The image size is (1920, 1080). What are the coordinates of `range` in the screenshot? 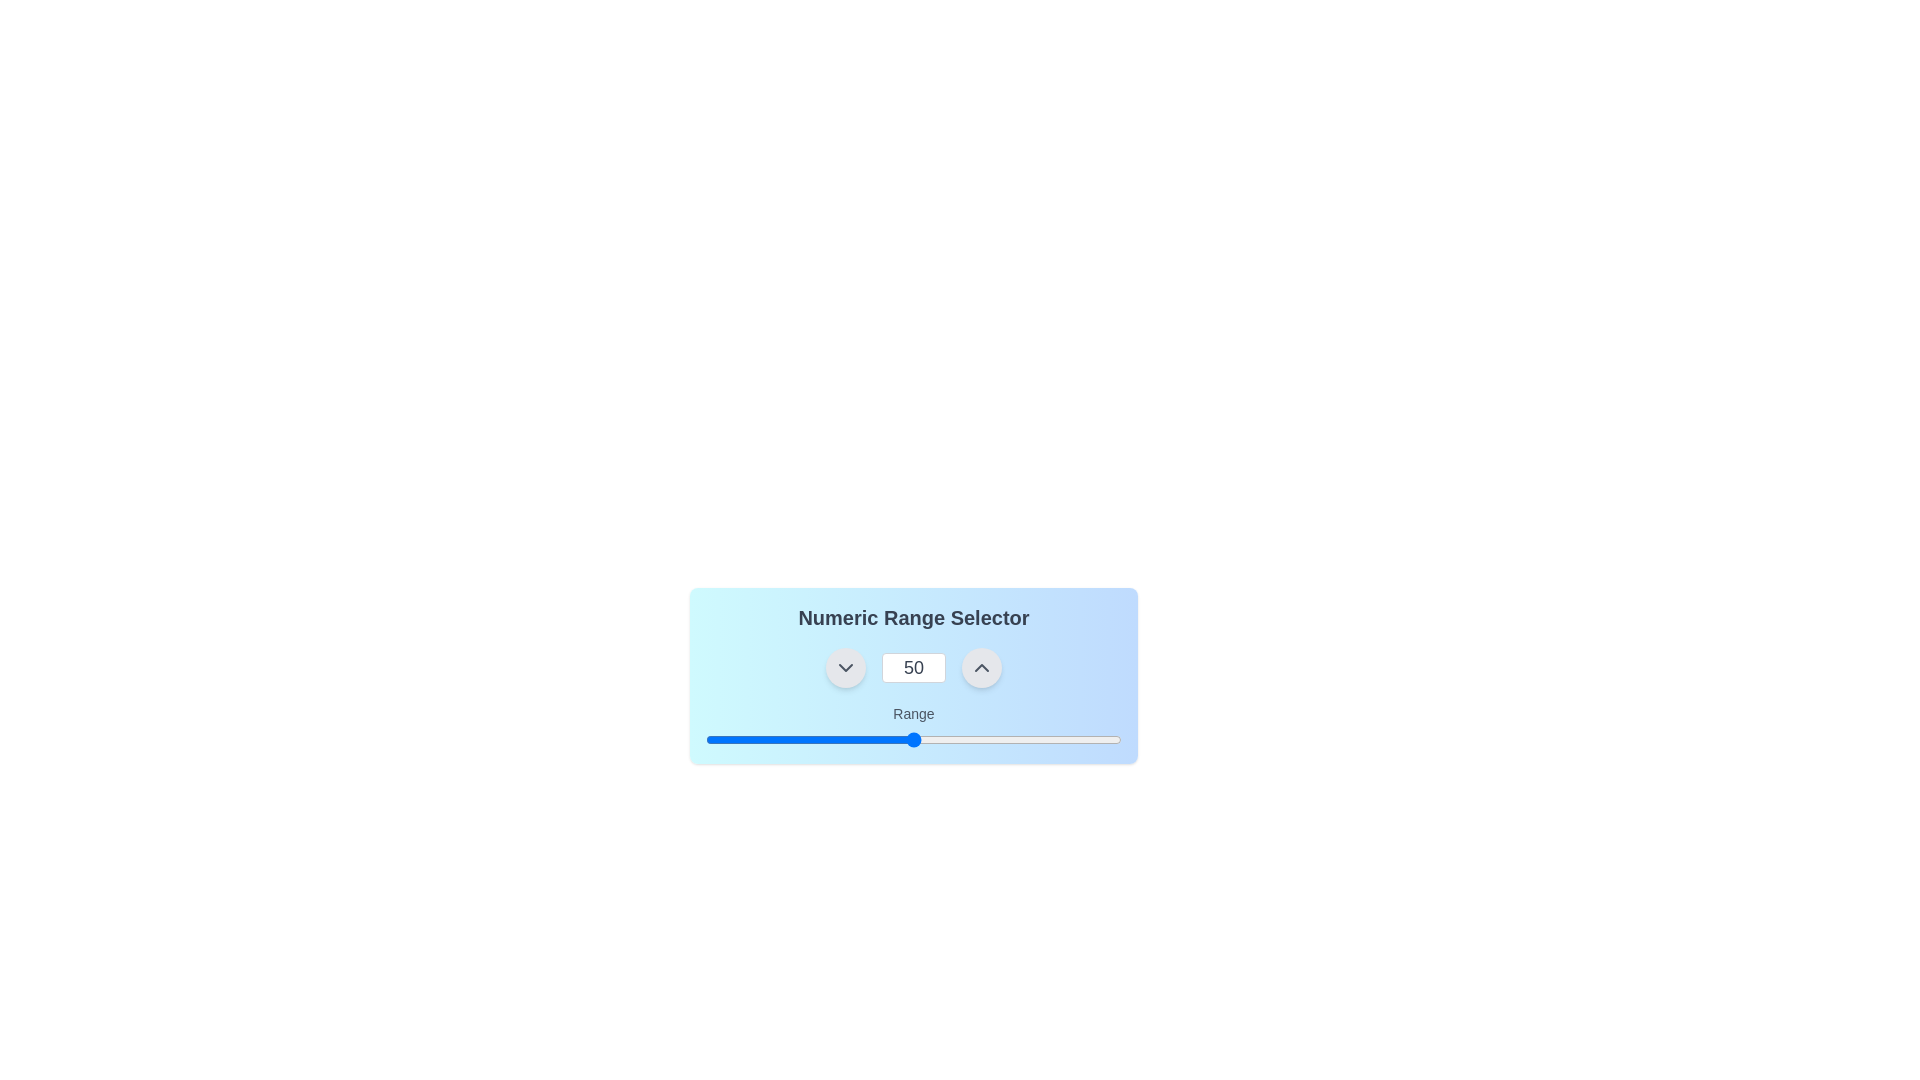 It's located at (788, 740).